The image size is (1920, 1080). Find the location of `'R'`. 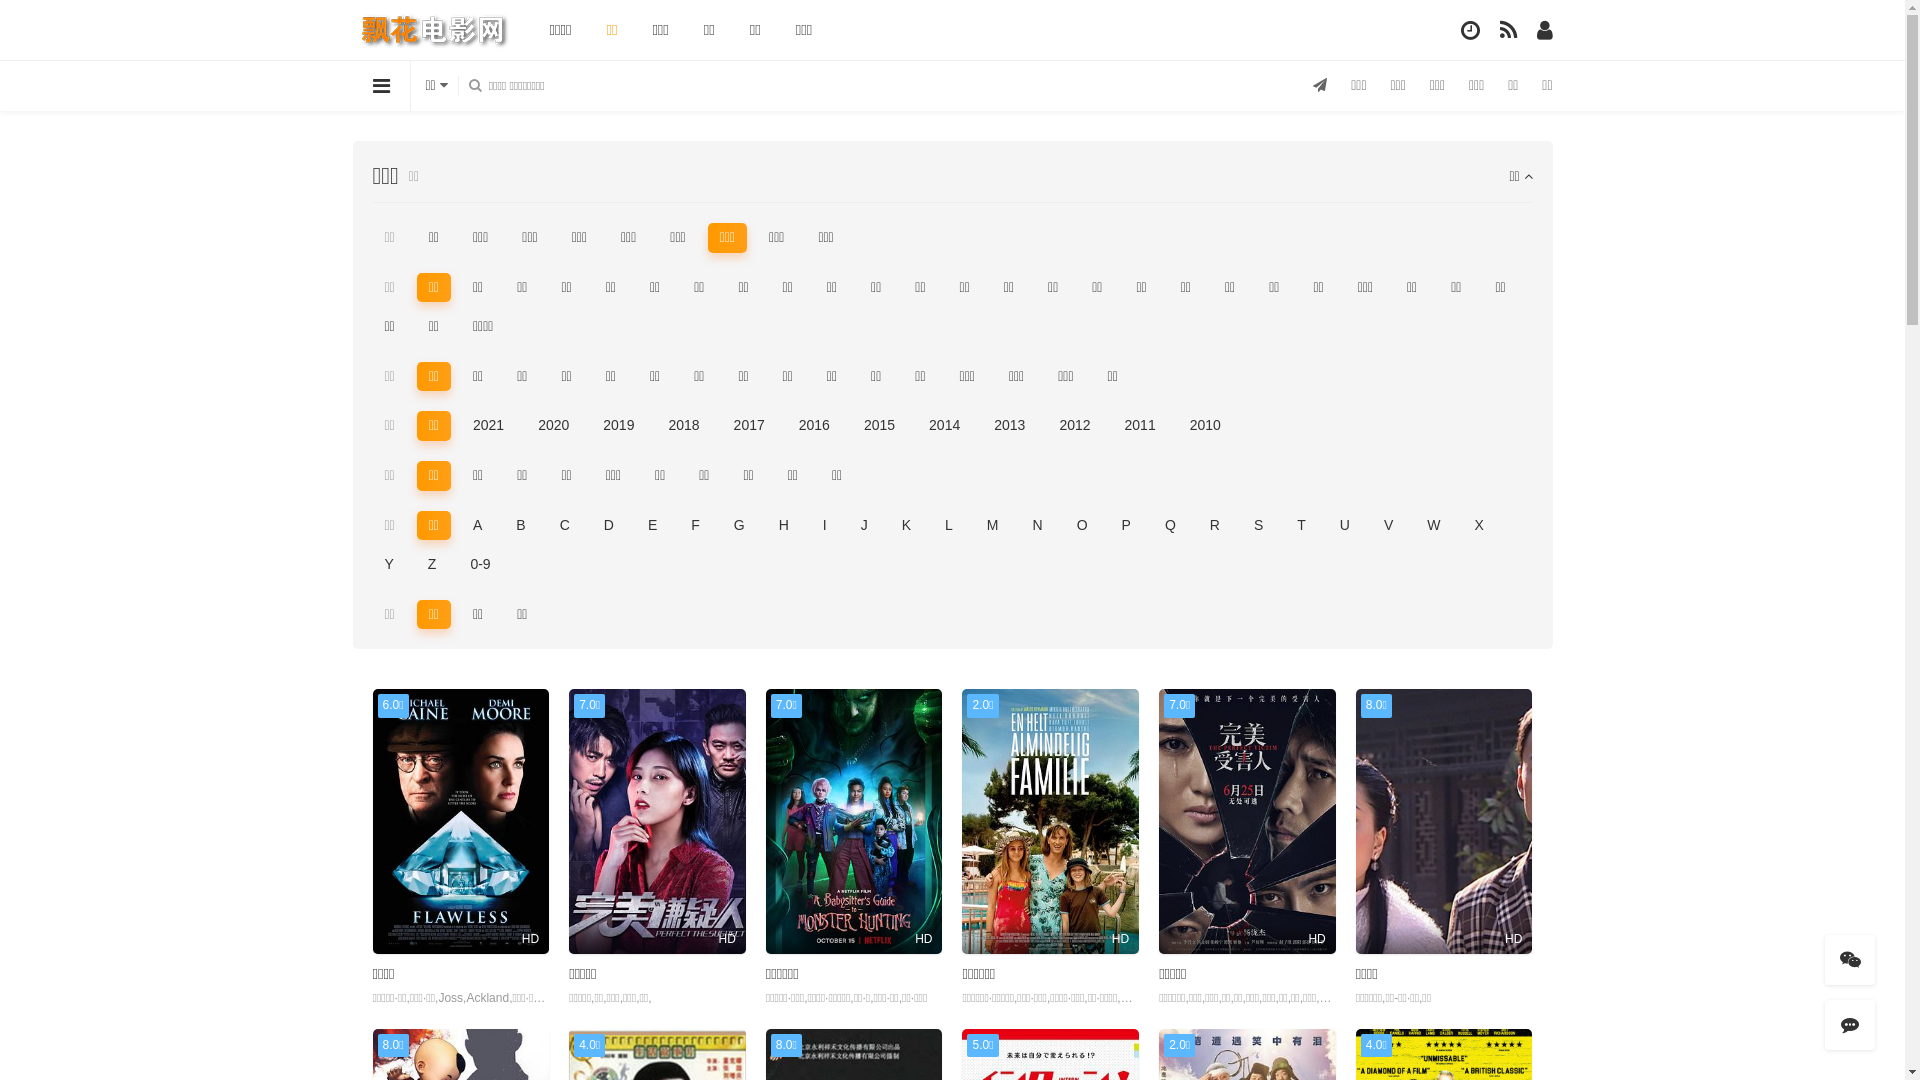

'R' is located at coordinates (1213, 524).